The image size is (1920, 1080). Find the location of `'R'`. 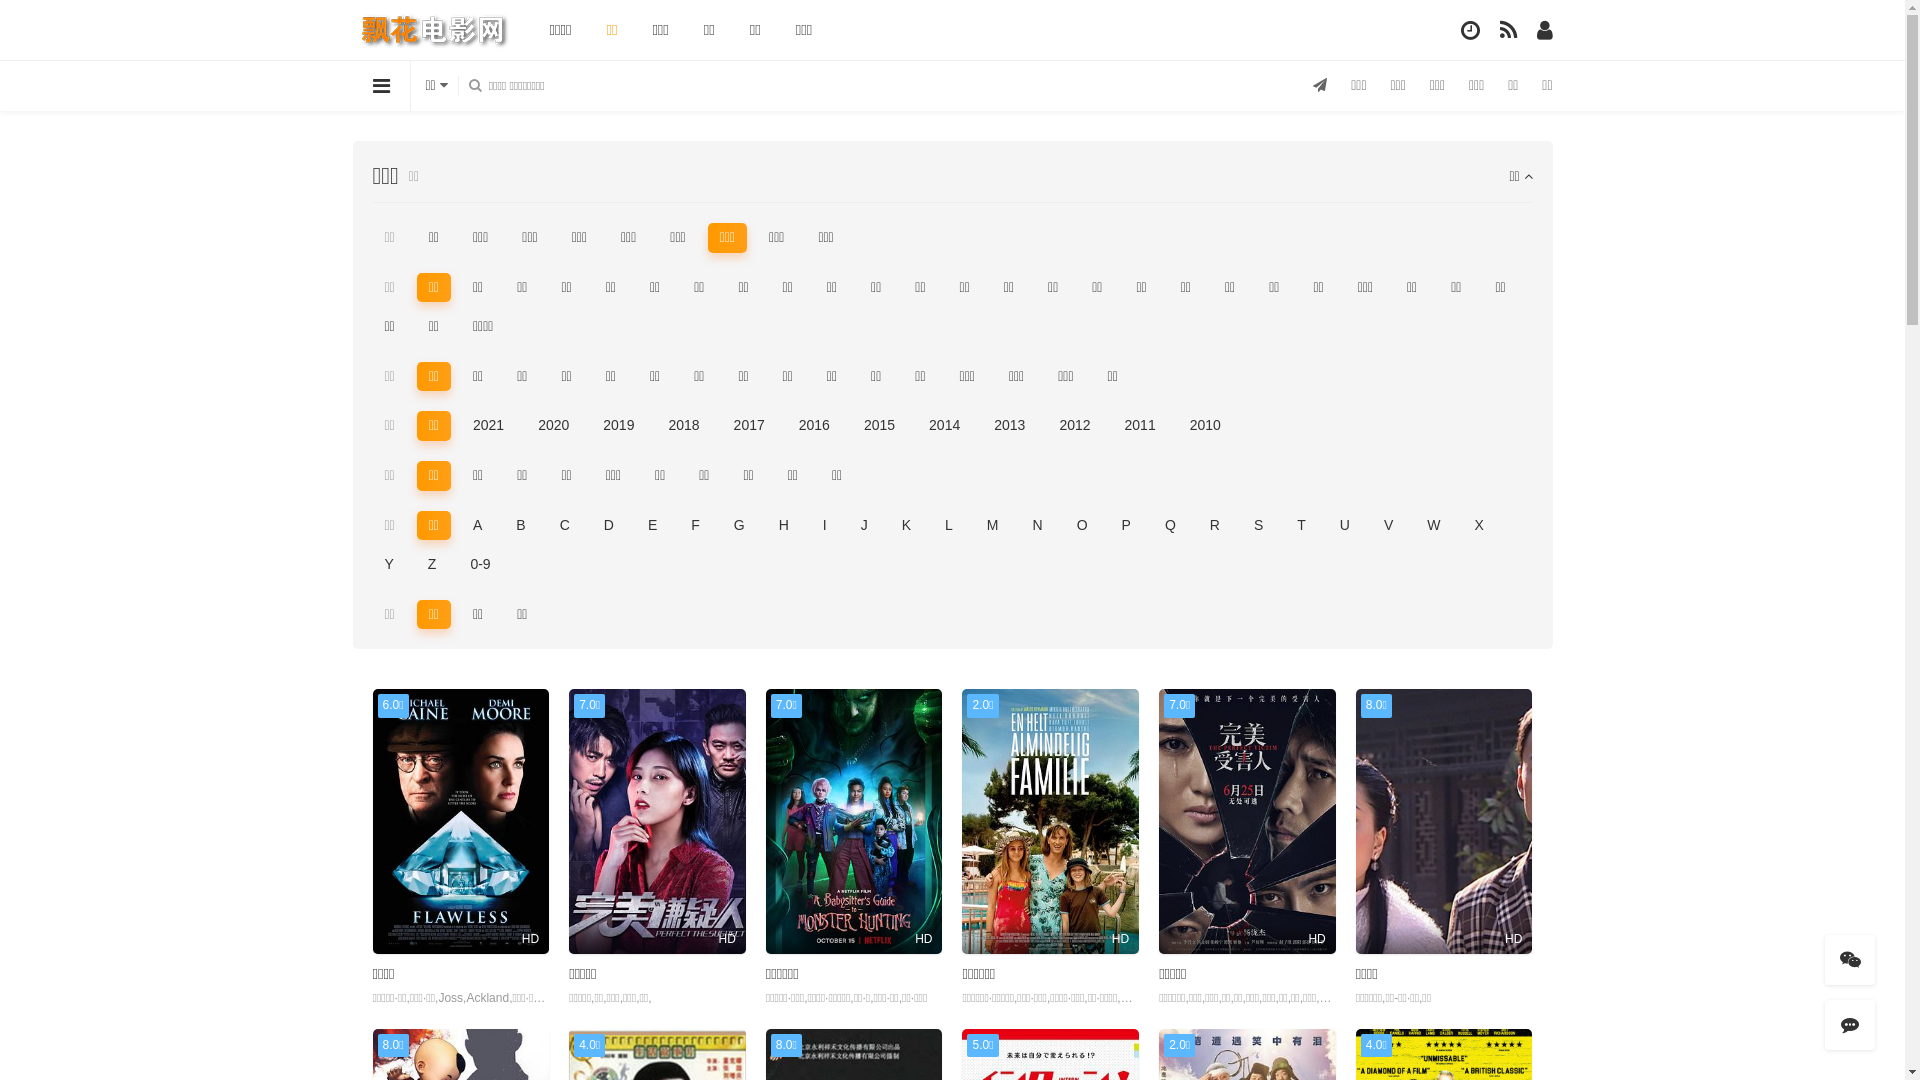

'R' is located at coordinates (1213, 524).